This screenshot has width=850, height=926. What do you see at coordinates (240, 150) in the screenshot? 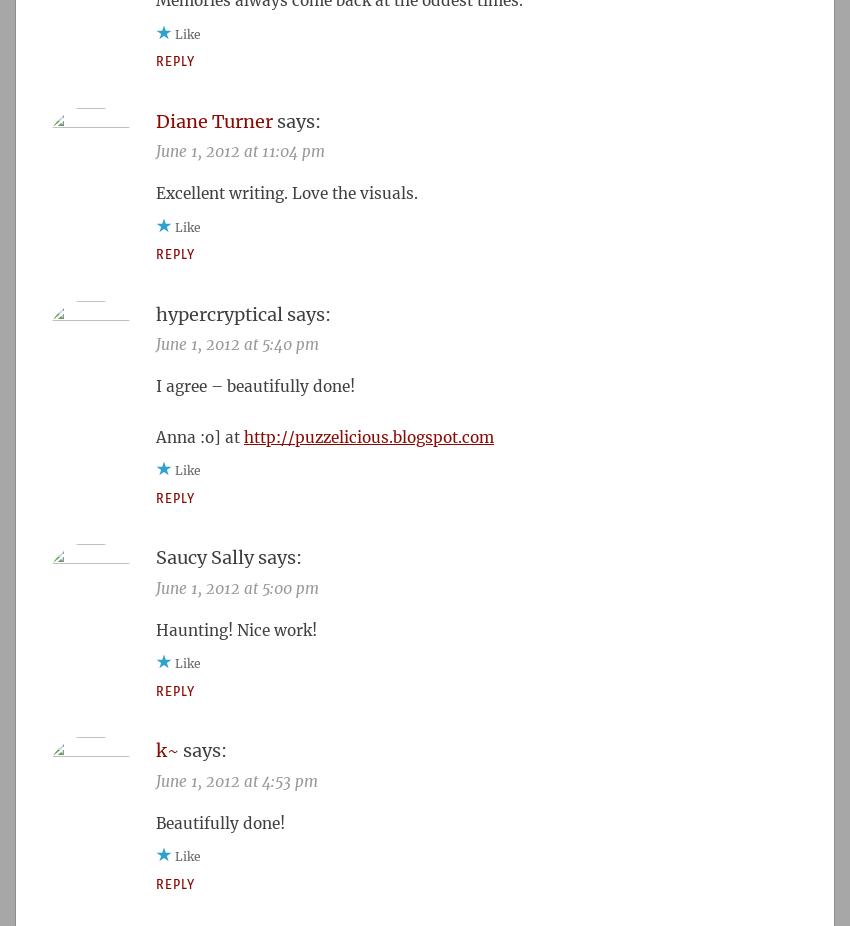
I see `'June 1, 2012 at 11:04 pm'` at bounding box center [240, 150].